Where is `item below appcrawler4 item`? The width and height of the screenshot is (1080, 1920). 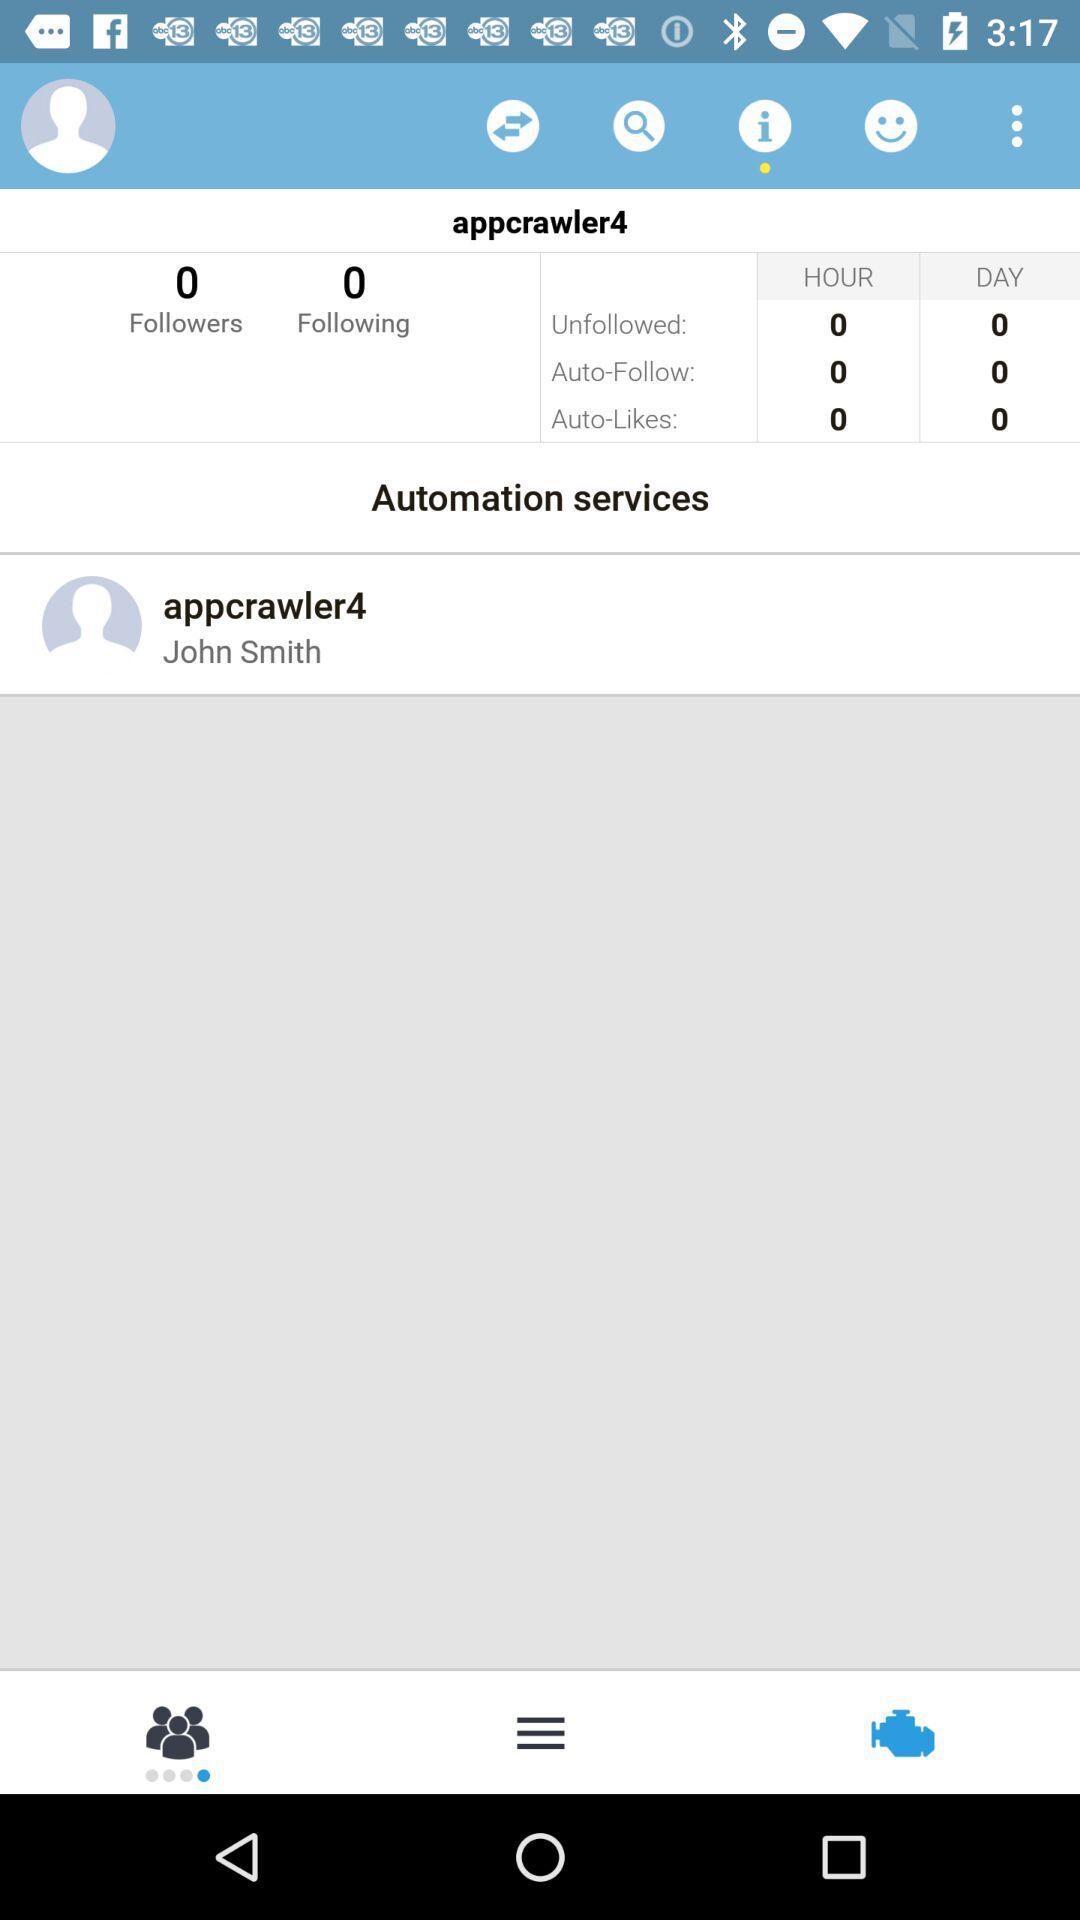
item below appcrawler4 item is located at coordinates (352, 295).